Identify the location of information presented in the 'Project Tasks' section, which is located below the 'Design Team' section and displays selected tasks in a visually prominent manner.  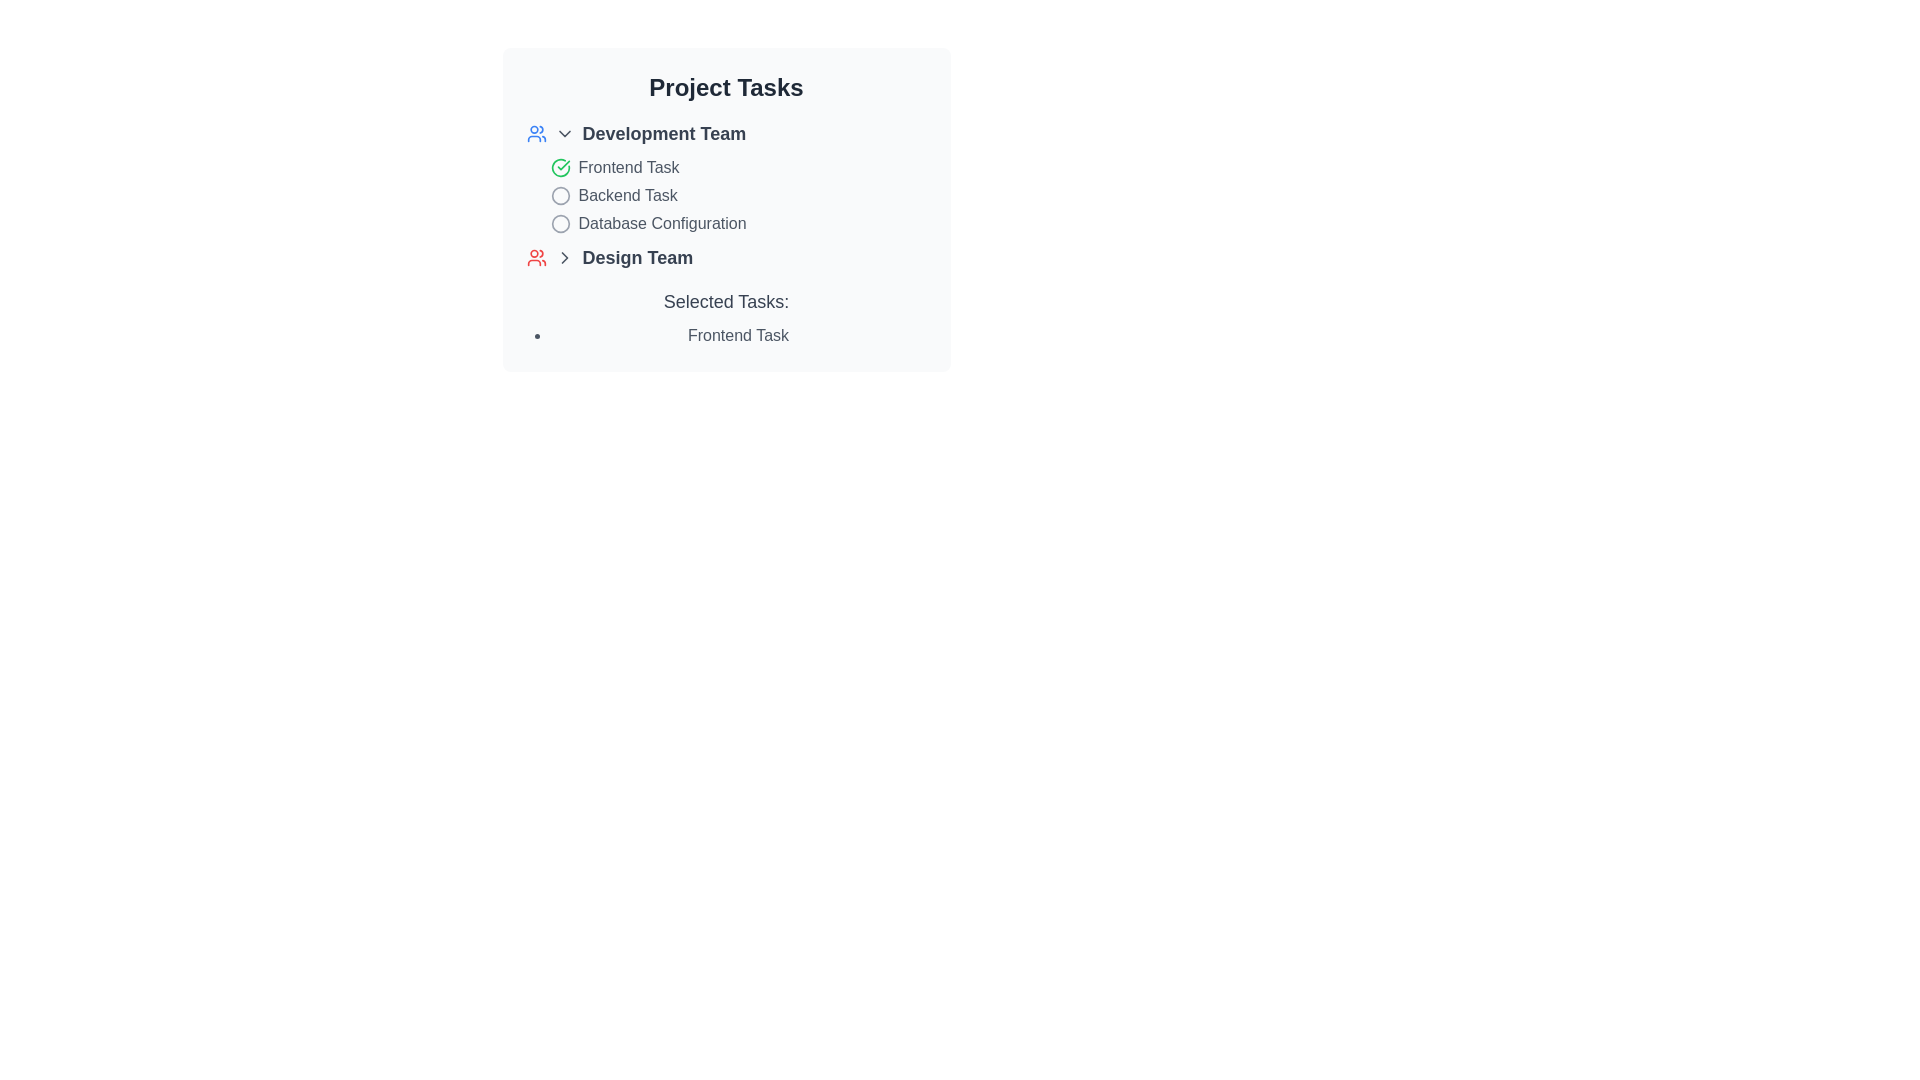
(725, 316).